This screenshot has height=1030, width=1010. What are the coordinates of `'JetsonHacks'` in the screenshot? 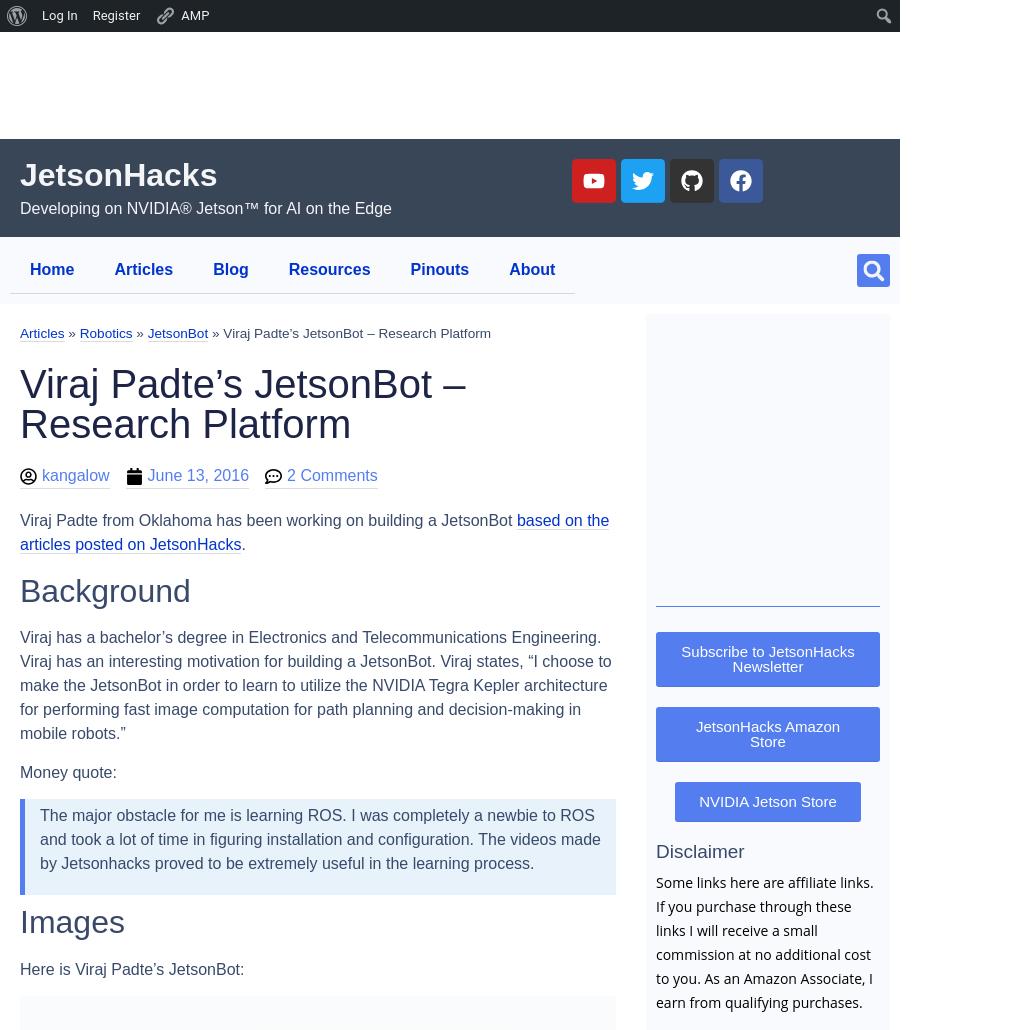 It's located at (18, 174).